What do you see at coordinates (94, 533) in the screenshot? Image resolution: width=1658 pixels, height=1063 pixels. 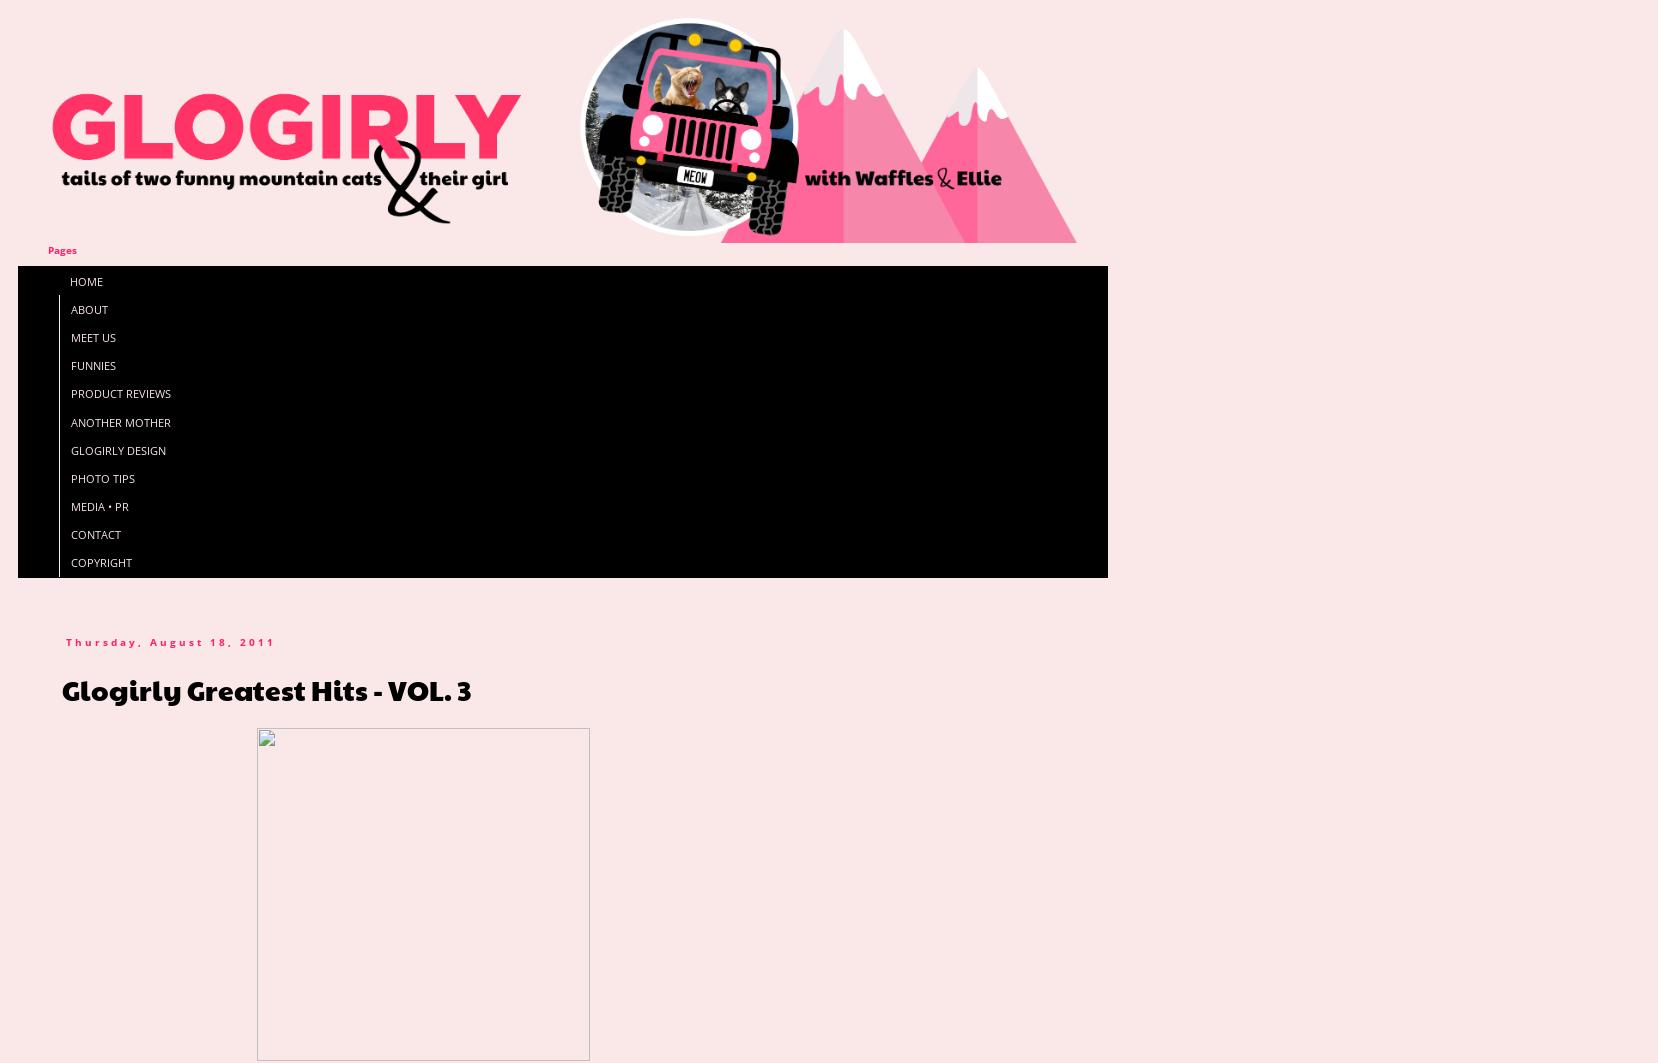 I see `'CONTACT'` at bounding box center [94, 533].